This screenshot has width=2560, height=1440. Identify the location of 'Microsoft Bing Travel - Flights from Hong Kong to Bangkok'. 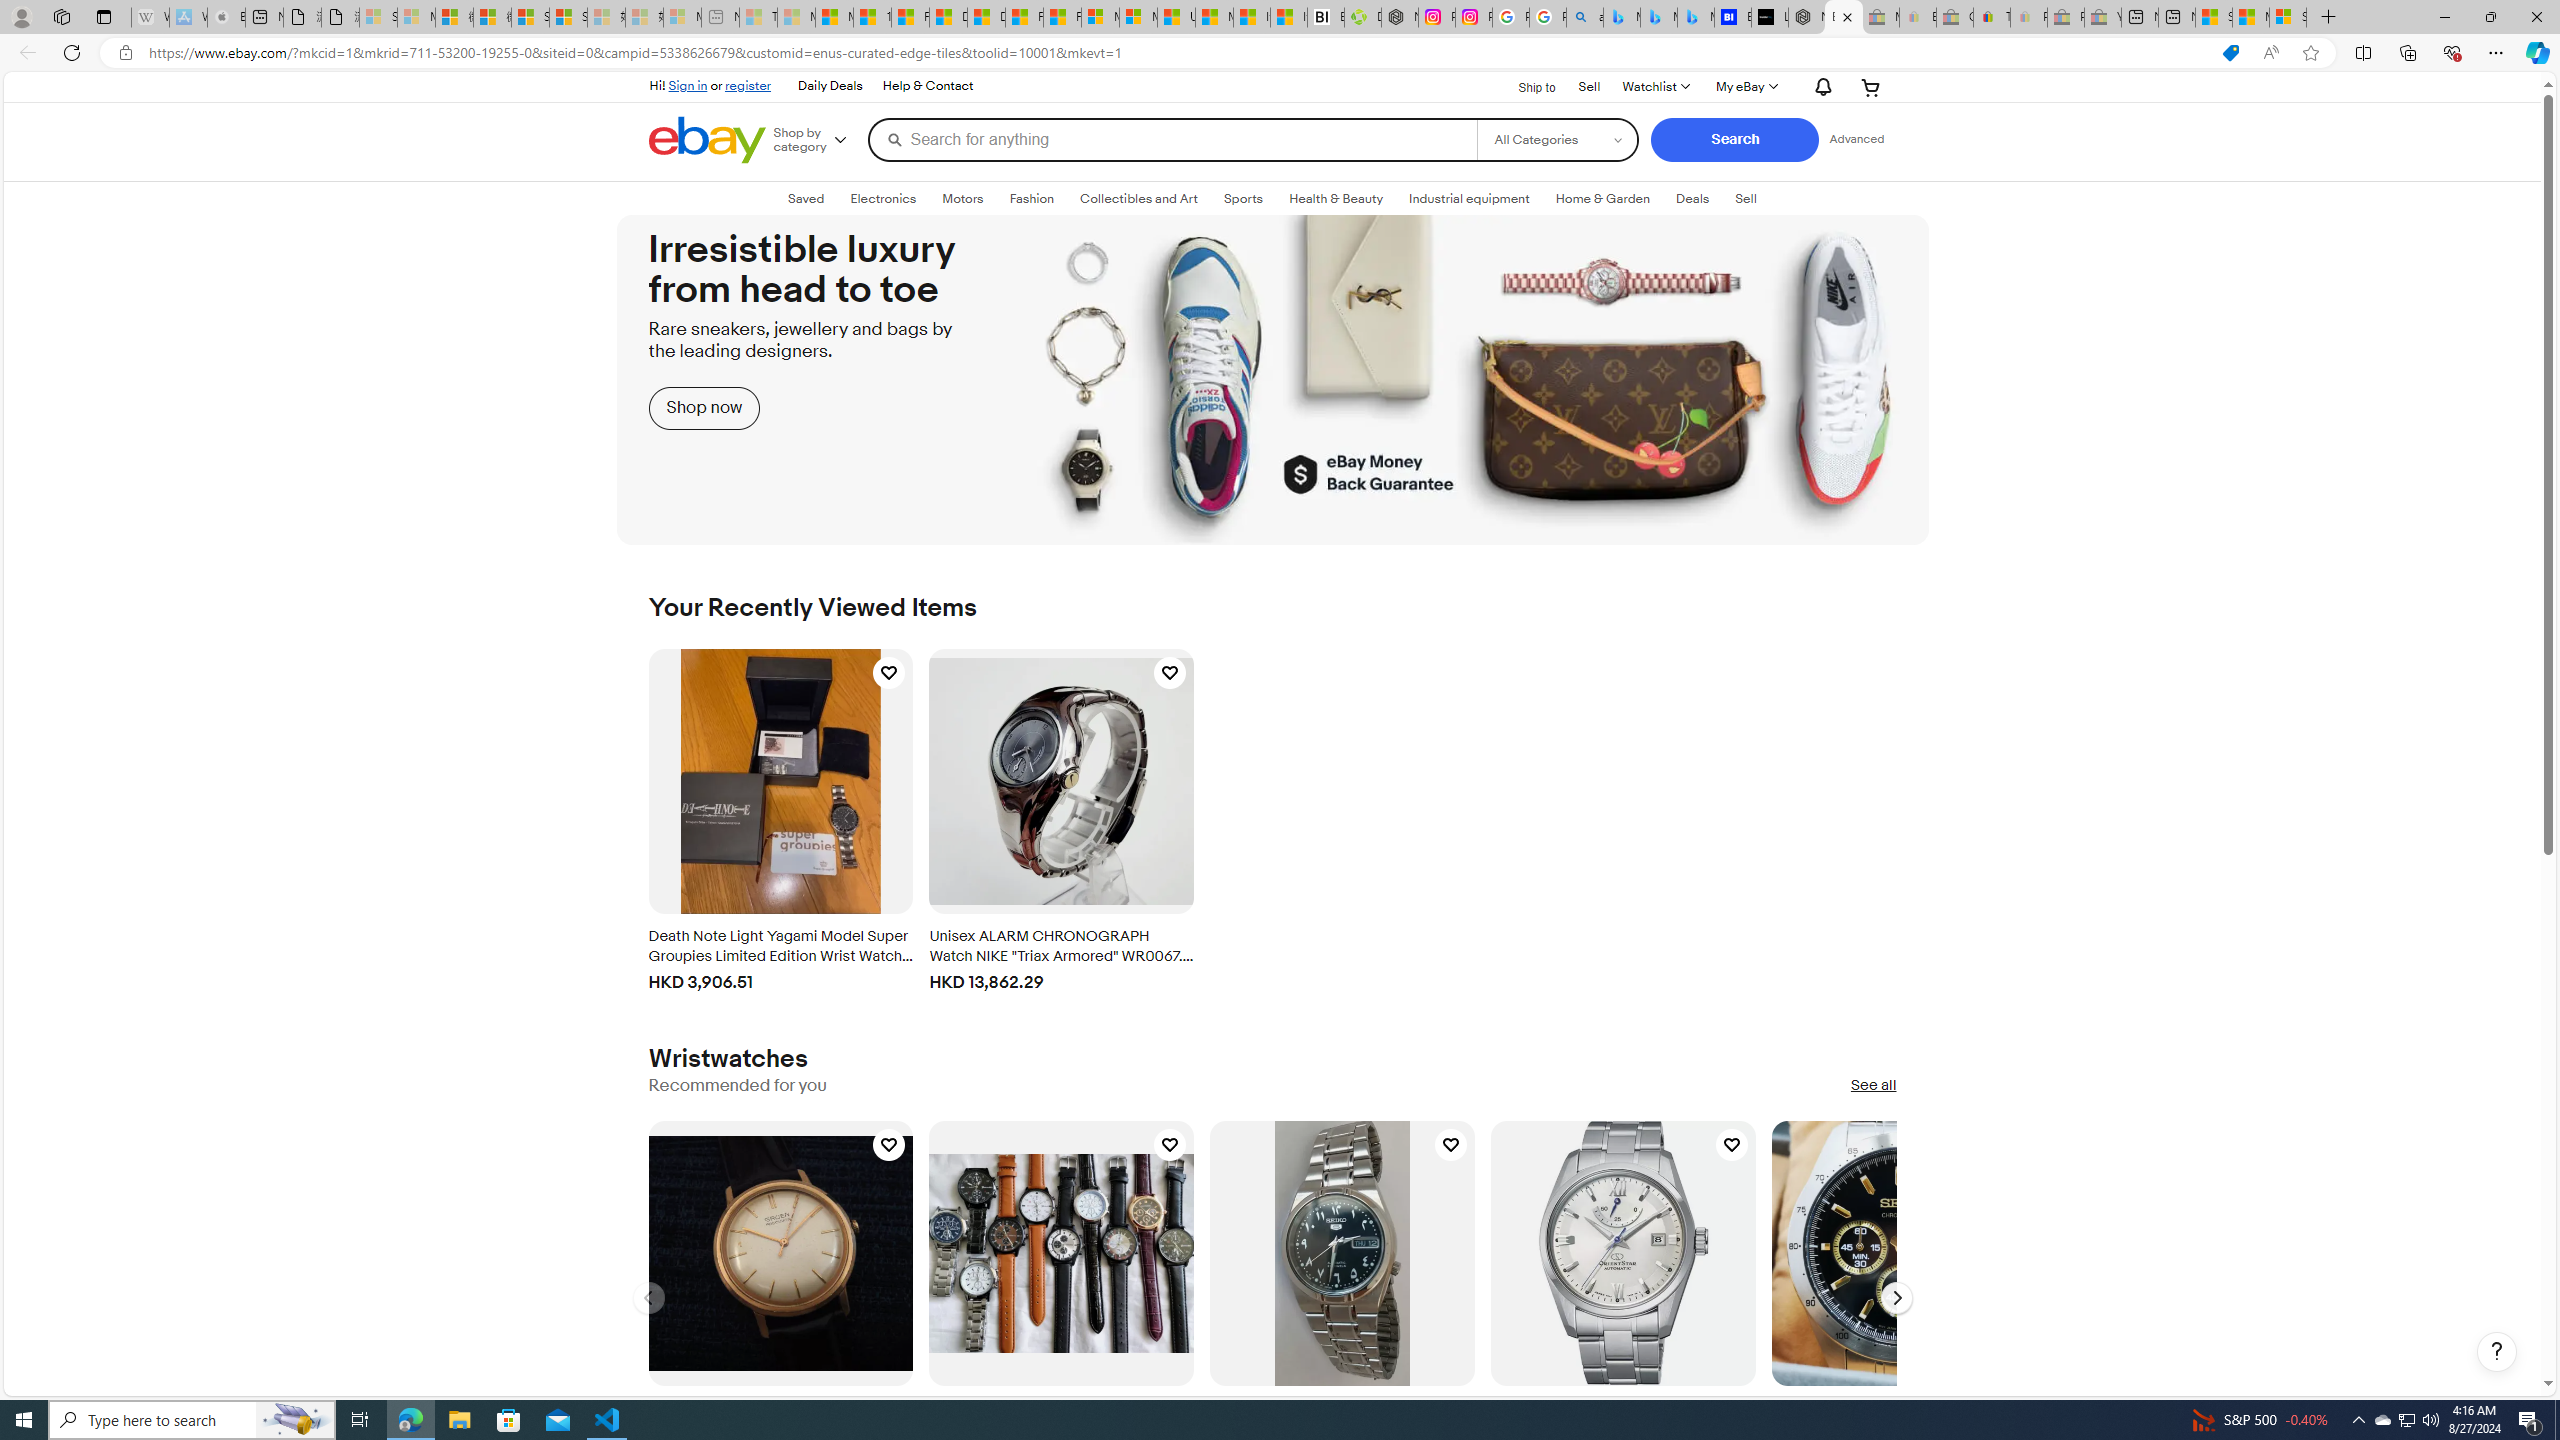
(1621, 16).